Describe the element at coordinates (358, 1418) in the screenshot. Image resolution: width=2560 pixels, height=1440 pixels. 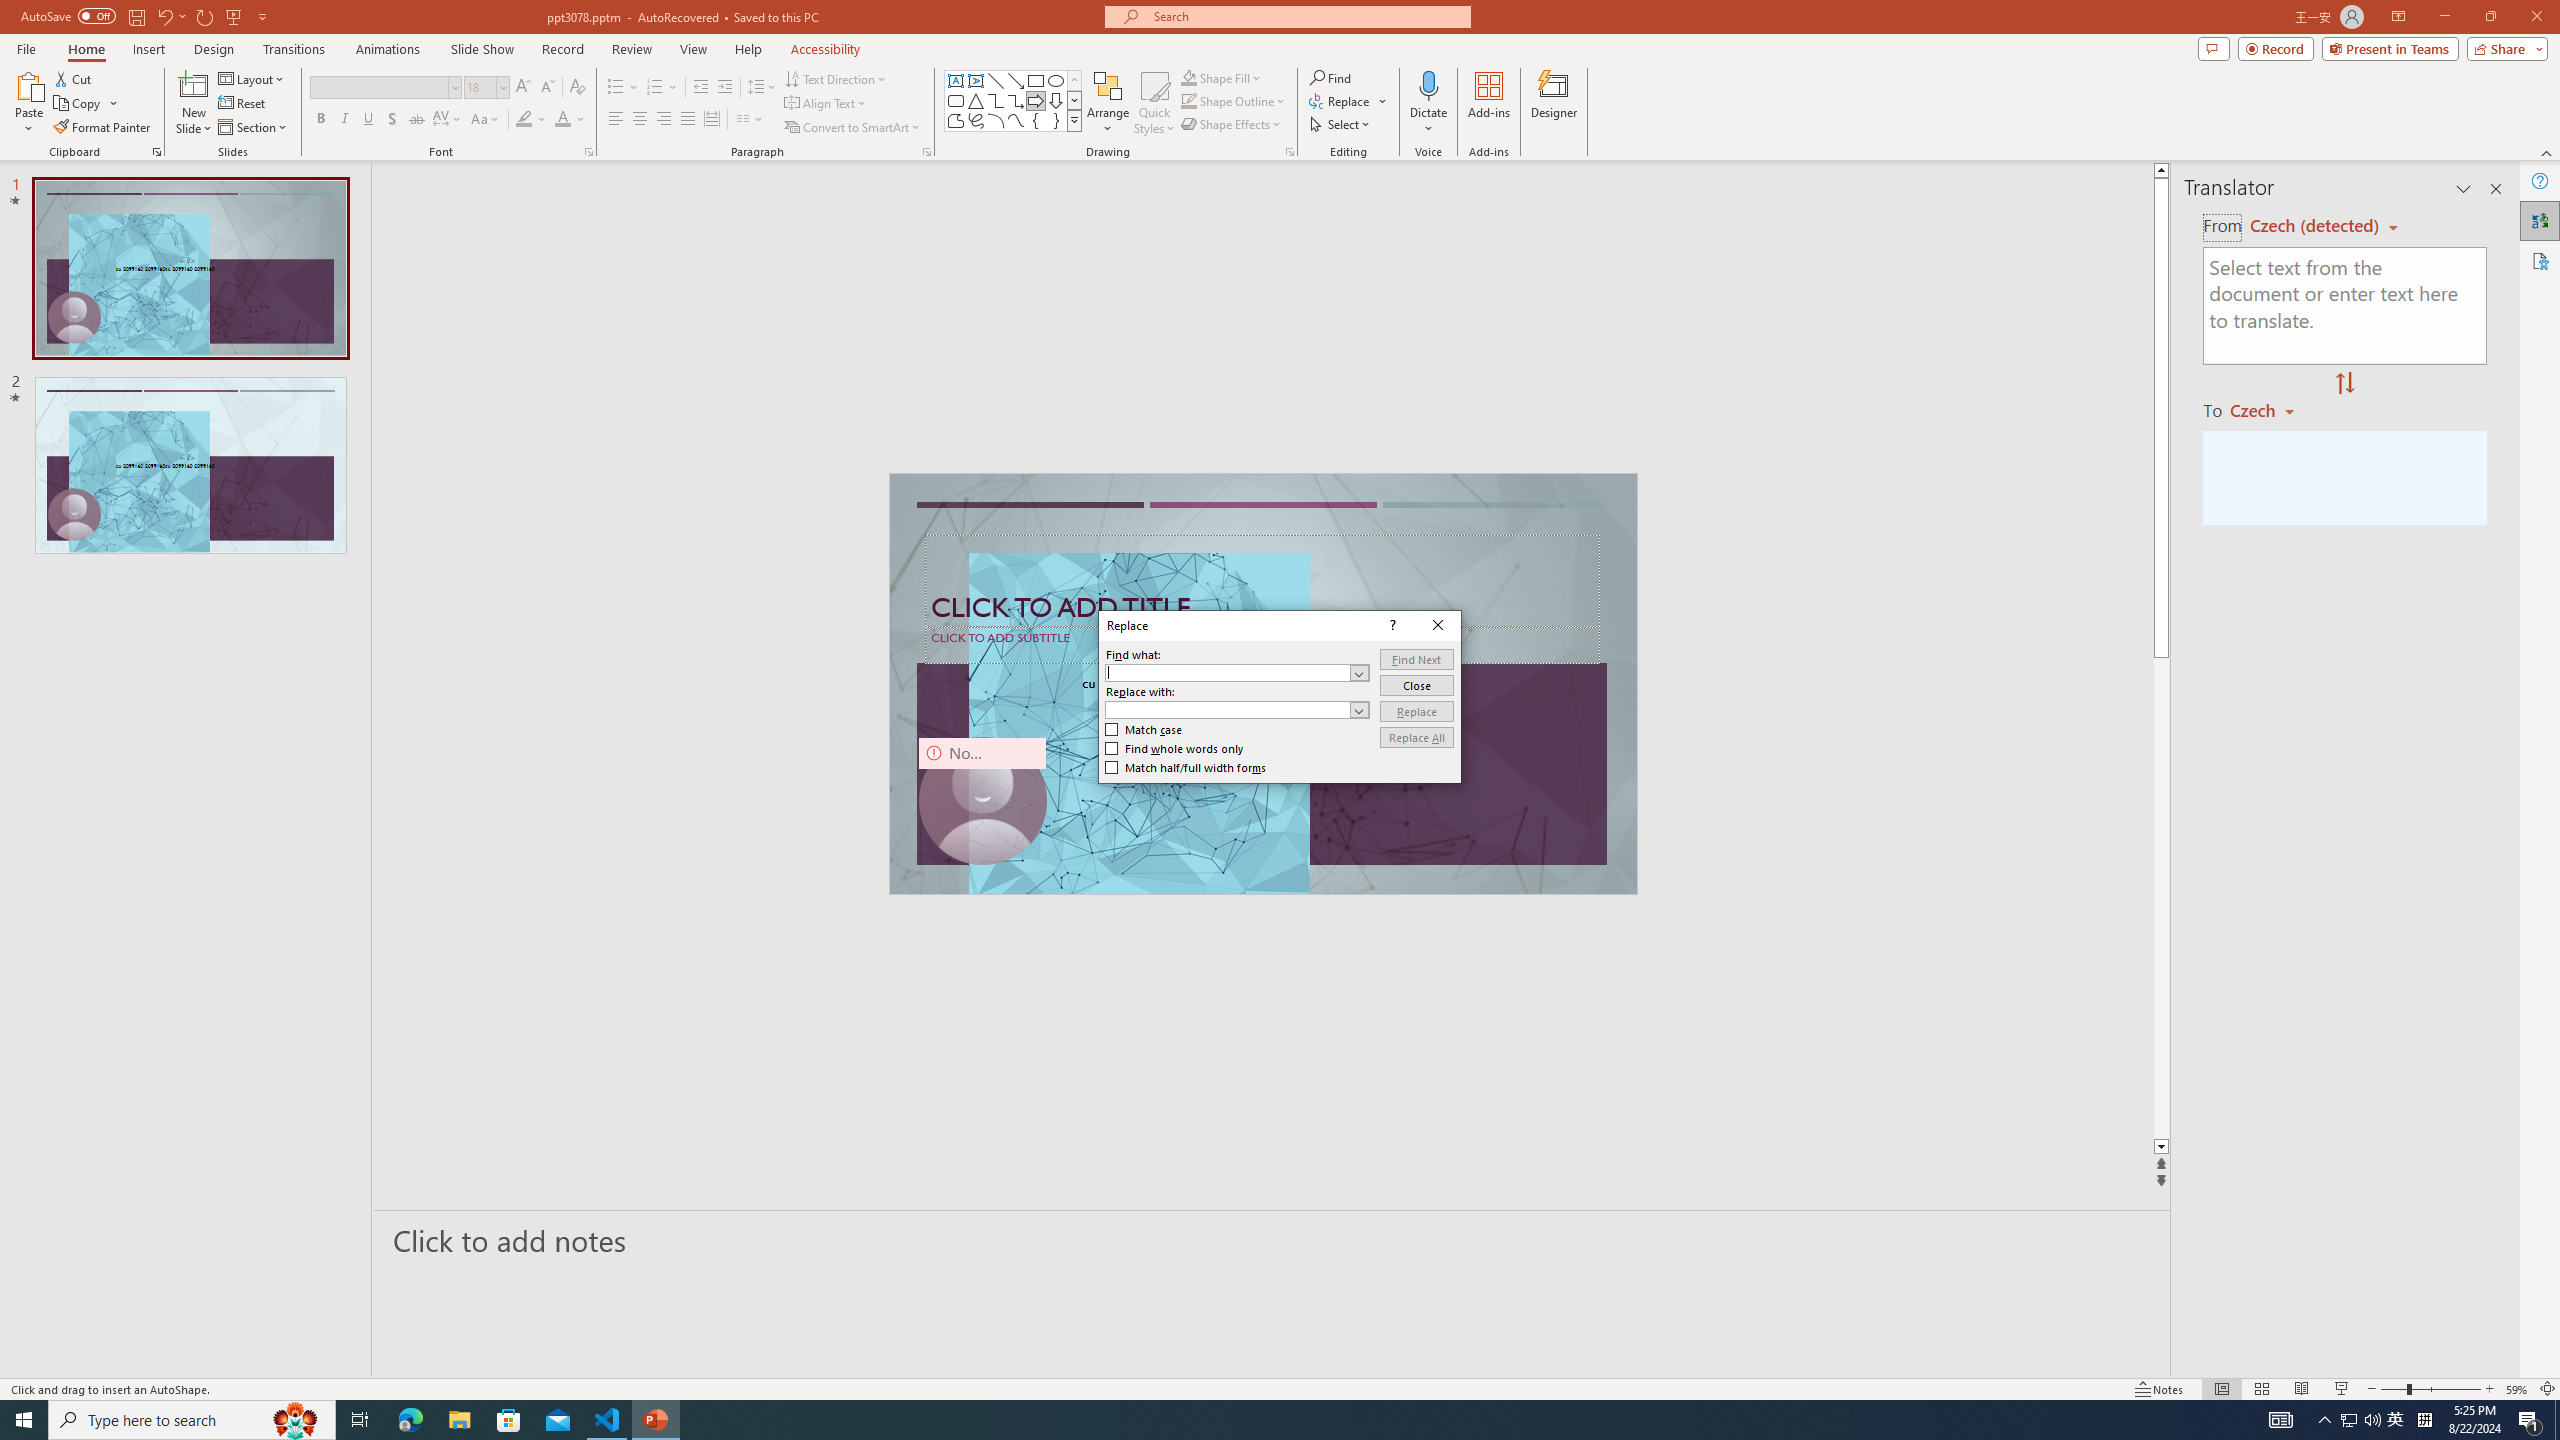
I see `'Task View'` at that location.